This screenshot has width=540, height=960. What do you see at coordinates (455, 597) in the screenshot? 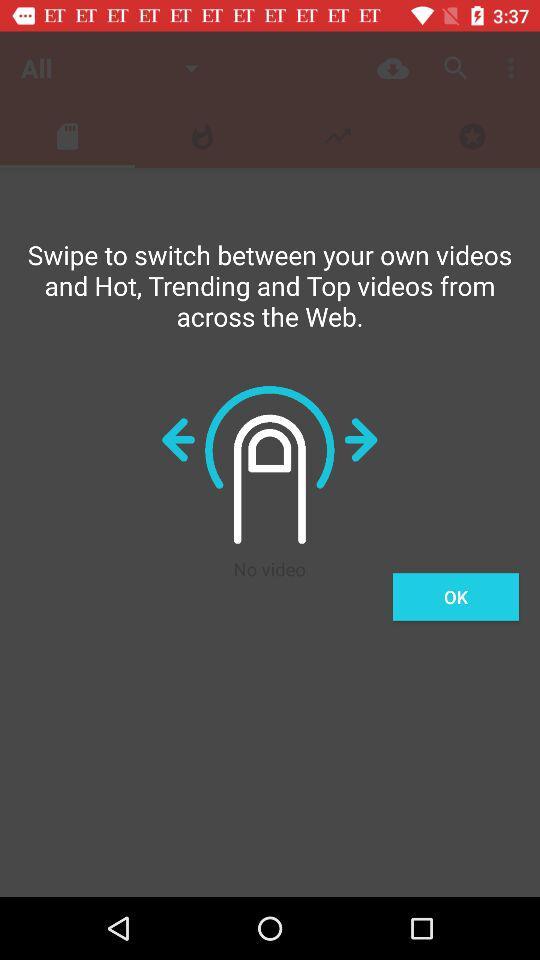
I see `the ok item` at bounding box center [455, 597].